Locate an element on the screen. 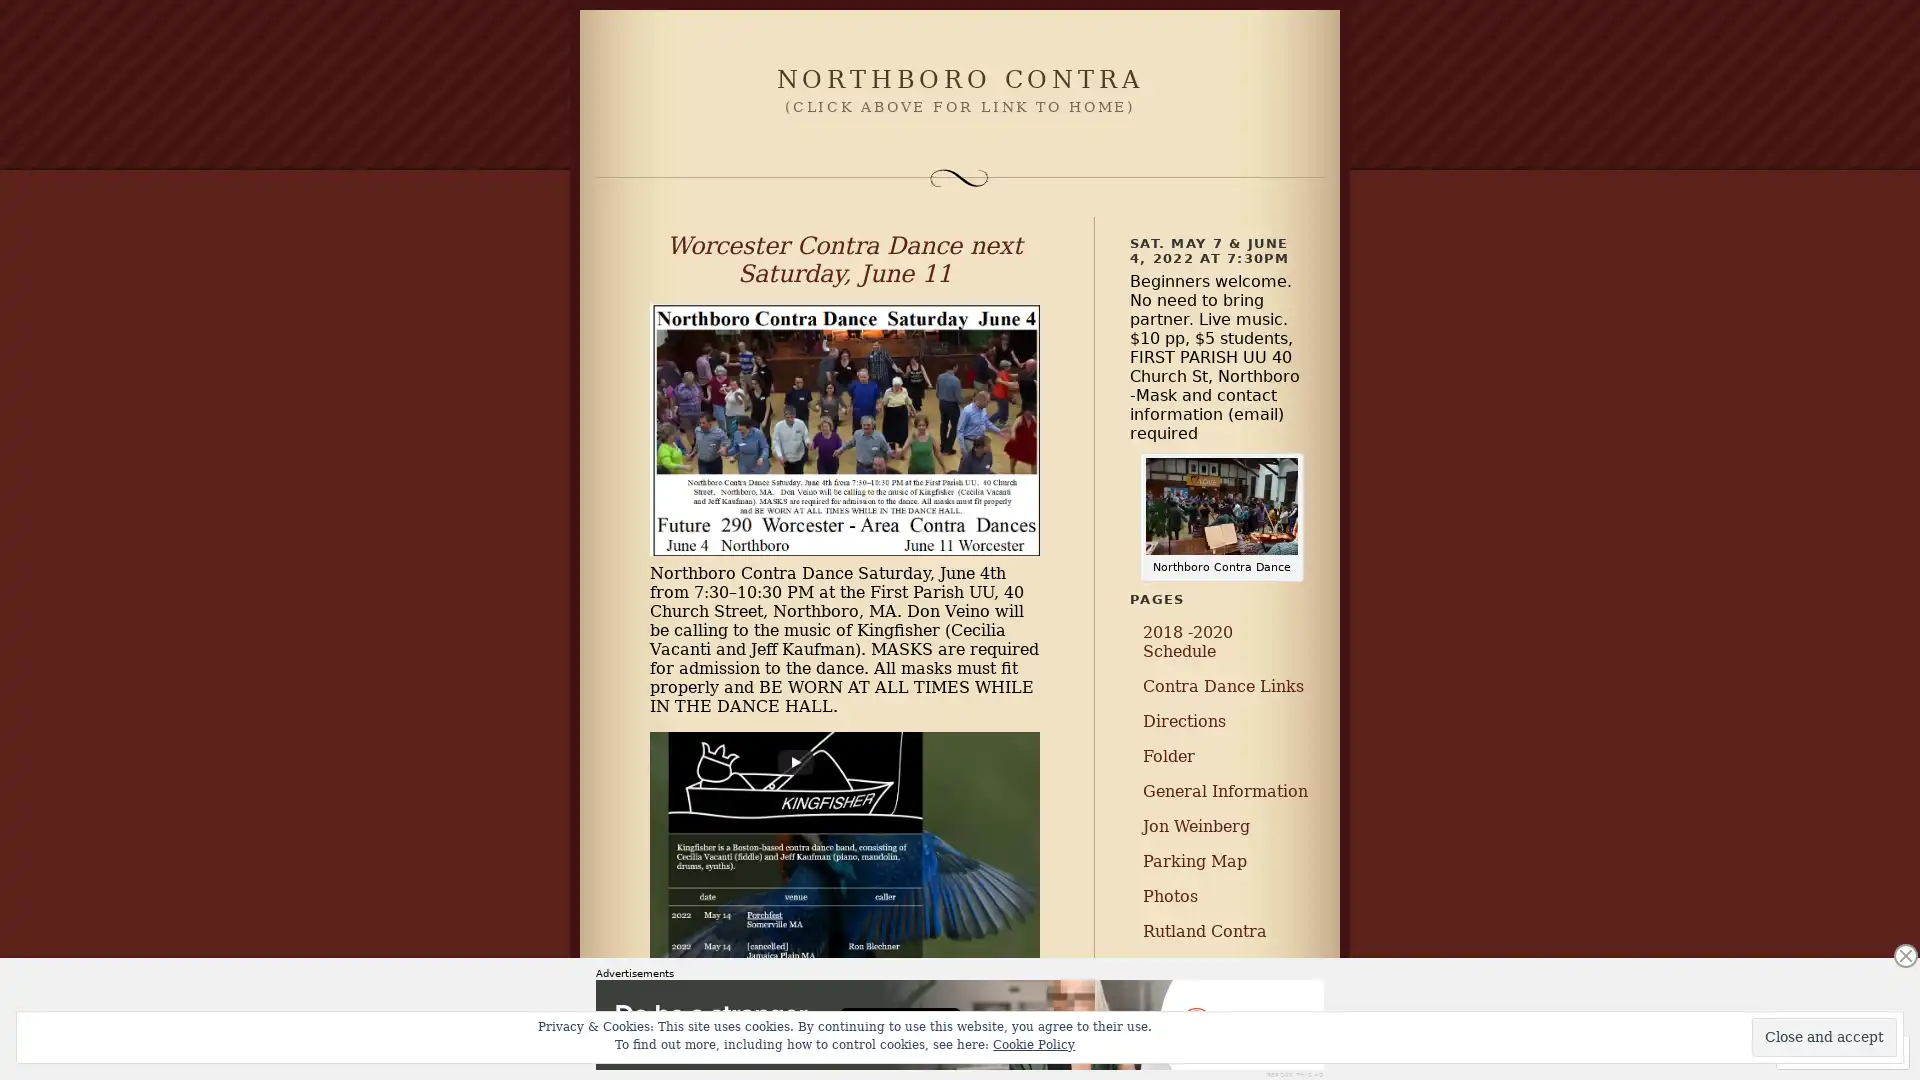  Close and accept is located at coordinates (1824, 1036).